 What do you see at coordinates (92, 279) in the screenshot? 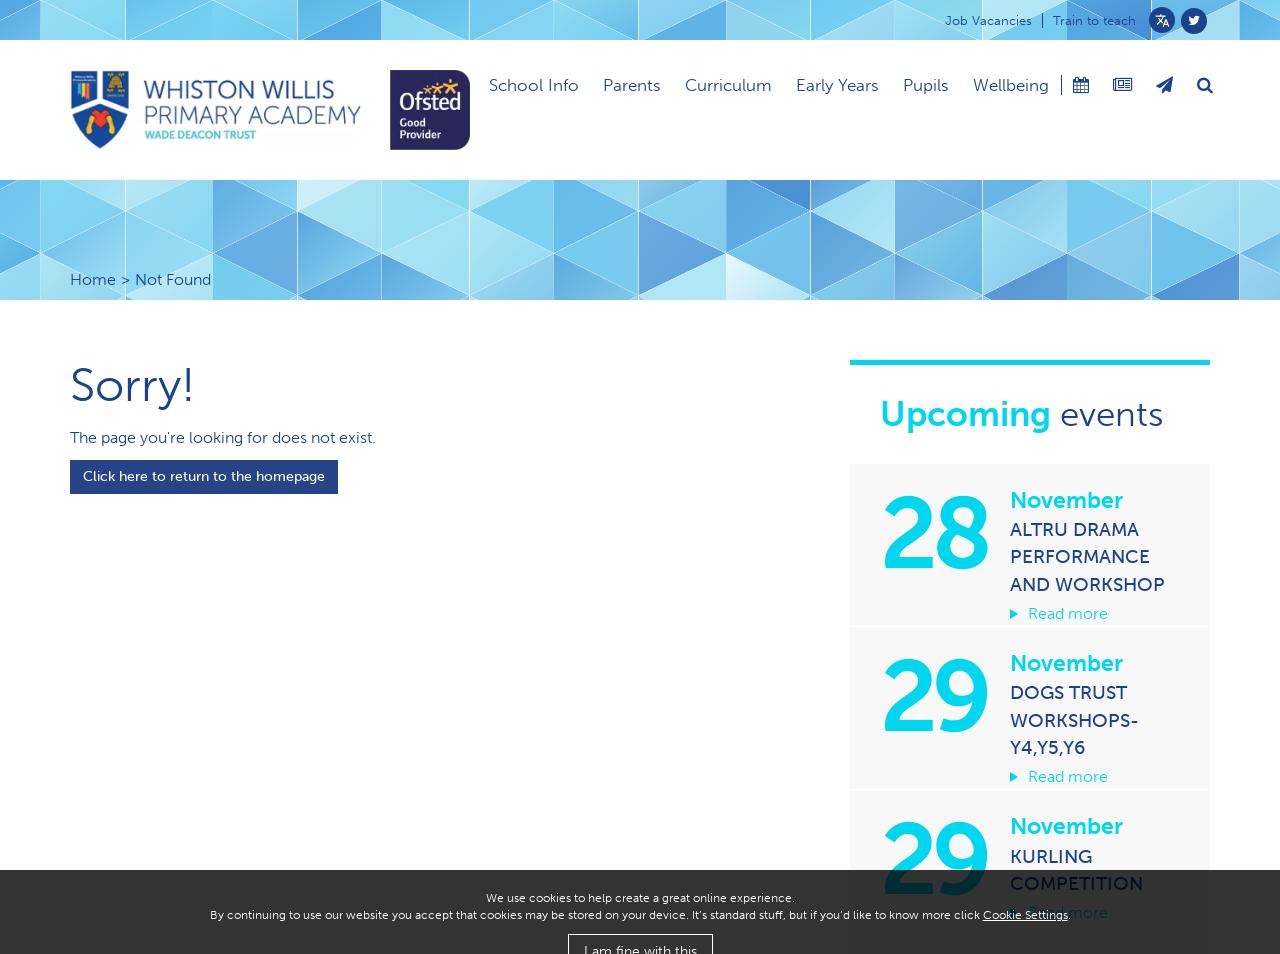
I see `'Home'` at bounding box center [92, 279].